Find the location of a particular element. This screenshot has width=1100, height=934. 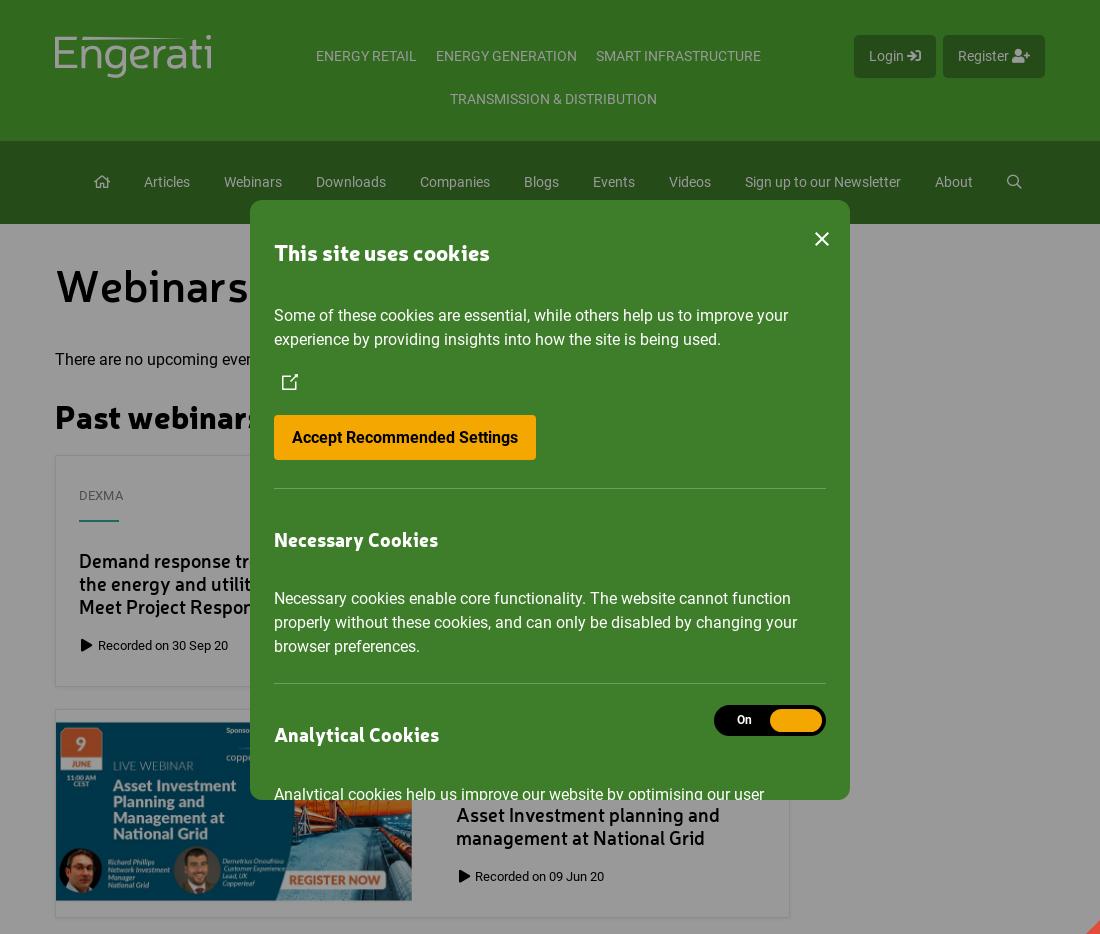

'Recorded on 09 Jun 20' is located at coordinates (538, 875).